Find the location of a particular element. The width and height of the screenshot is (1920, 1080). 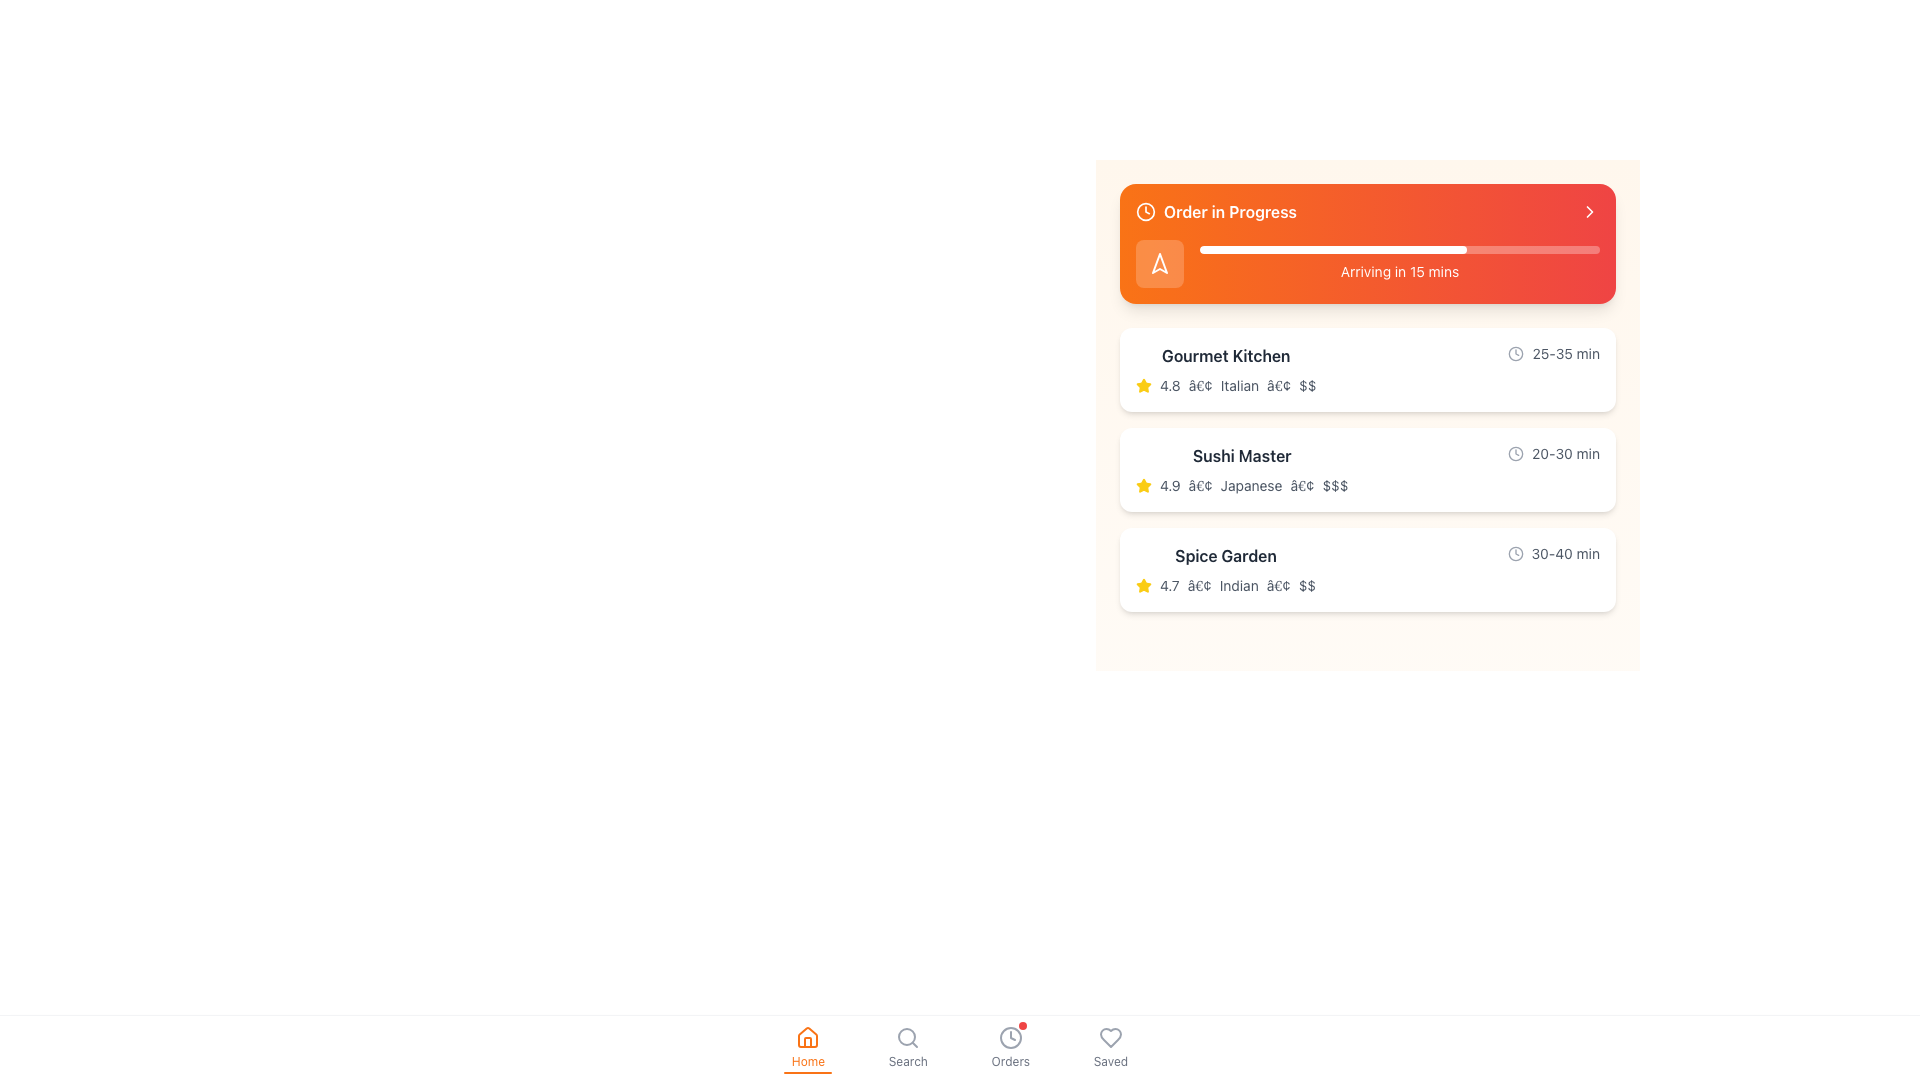

estimated delivery time displayed in the Time estimate badge for the restaurant 'Sushi Master', which shows '20-30 min' is located at coordinates (1553, 454).